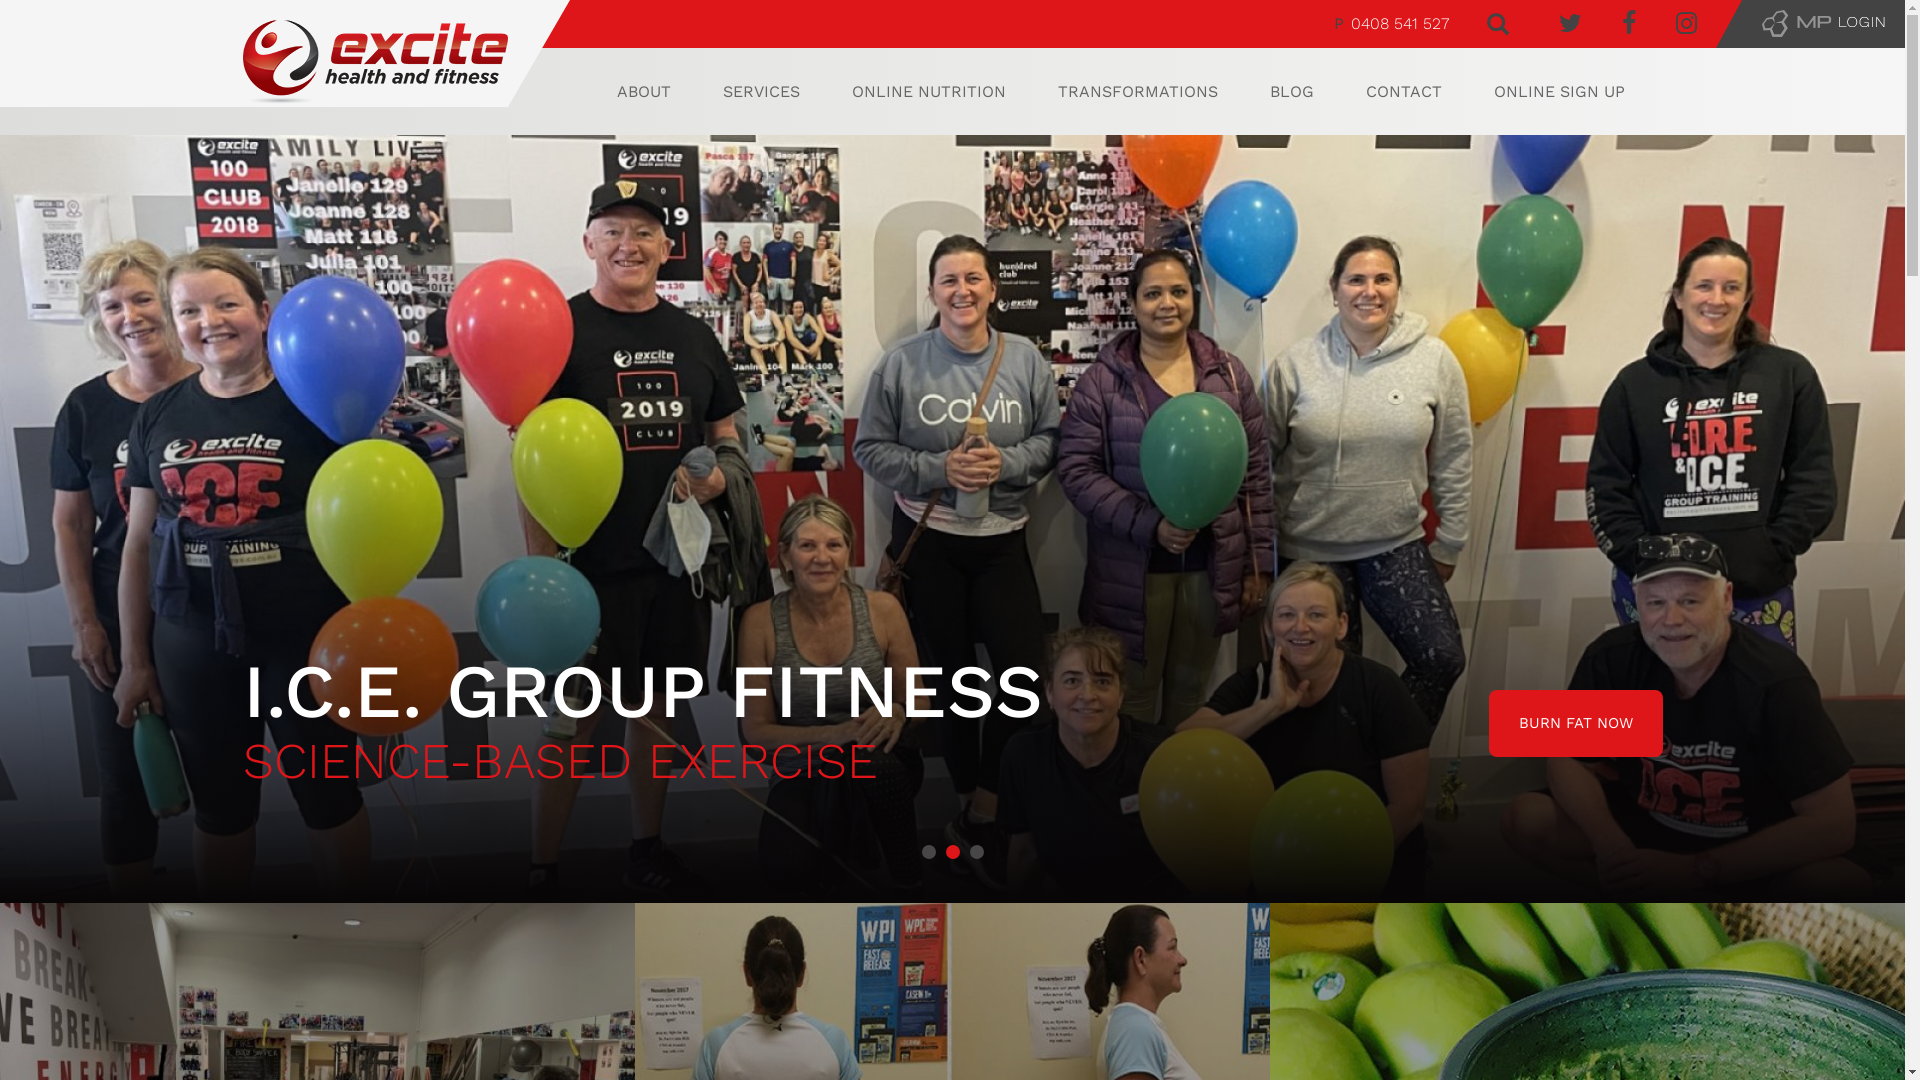 This screenshot has width=1920, height=1080. I want to click on 'ABOUT', so click(643, 91).